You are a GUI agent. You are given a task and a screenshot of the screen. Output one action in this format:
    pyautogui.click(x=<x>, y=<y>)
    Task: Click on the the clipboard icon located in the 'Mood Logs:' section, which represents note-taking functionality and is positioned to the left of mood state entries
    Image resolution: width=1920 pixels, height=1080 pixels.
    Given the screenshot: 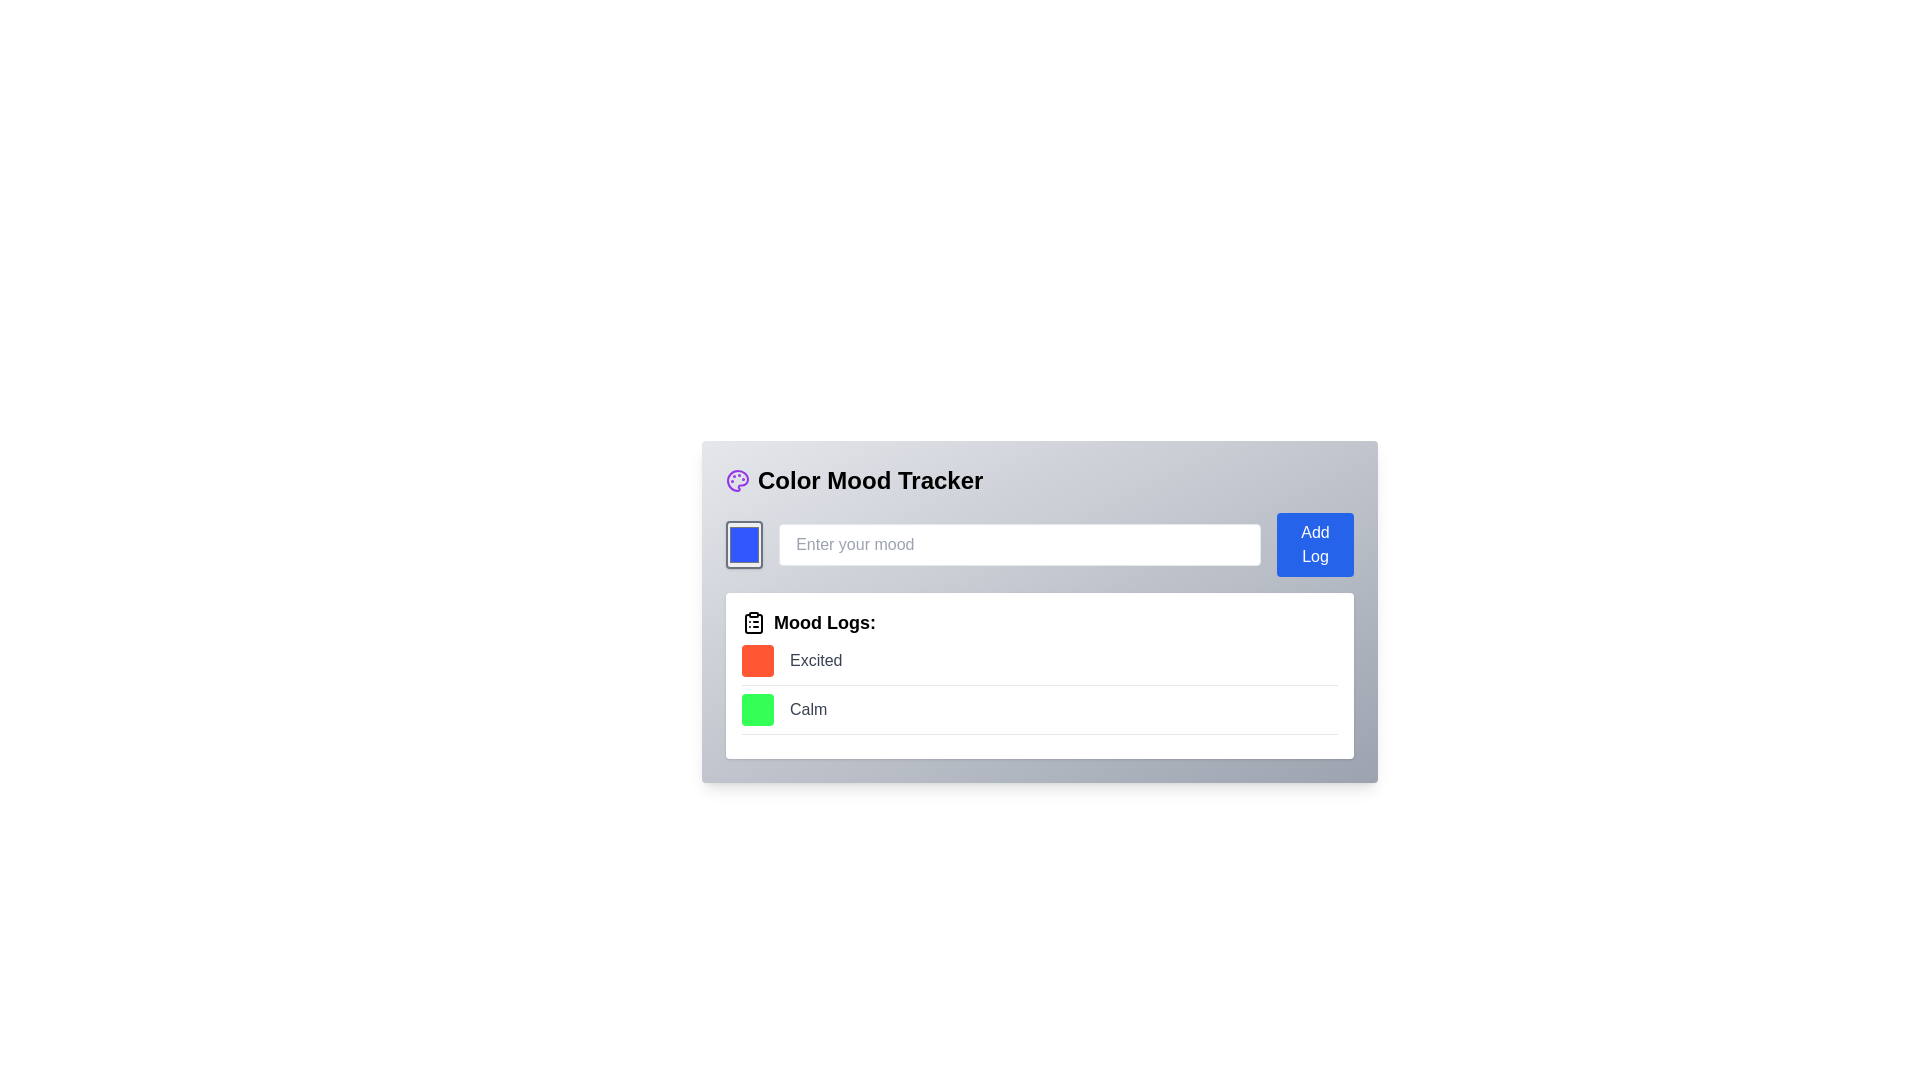 What is the action you would take?
    pyautogui.click(x=752, y=623)
    